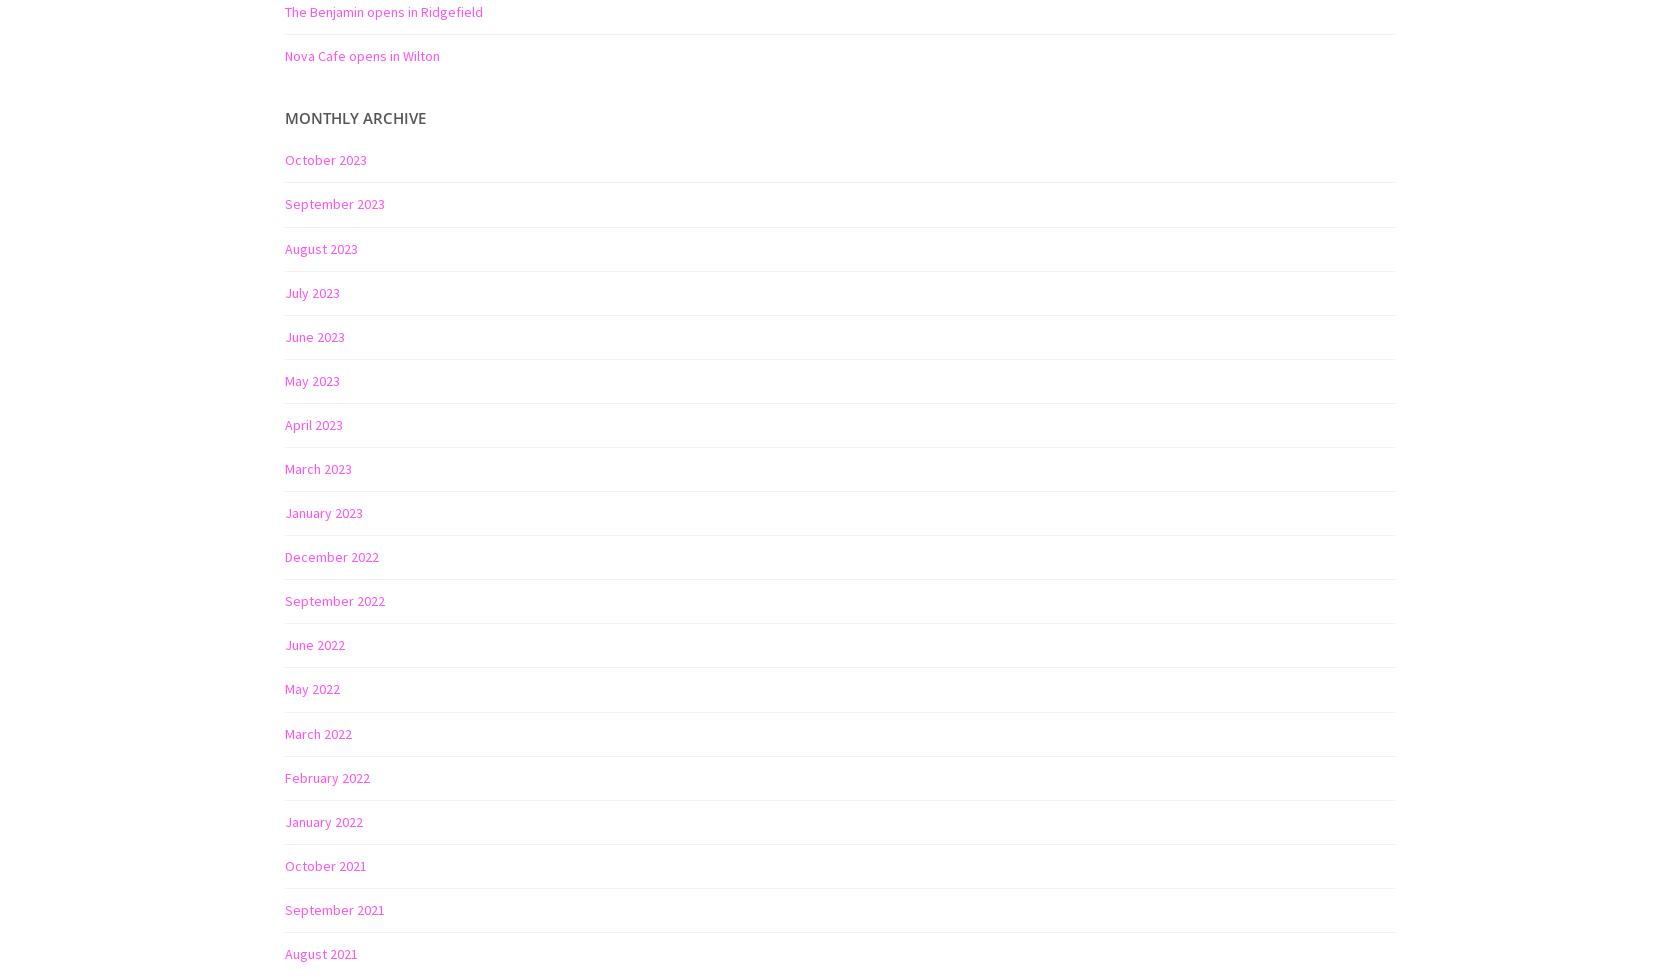 The height and width of the screenshot is (976, 1680). What do you see at coordinates (312, 687) in the screenshot?
I see `'May 2022'` at bounding box center [312, 687].